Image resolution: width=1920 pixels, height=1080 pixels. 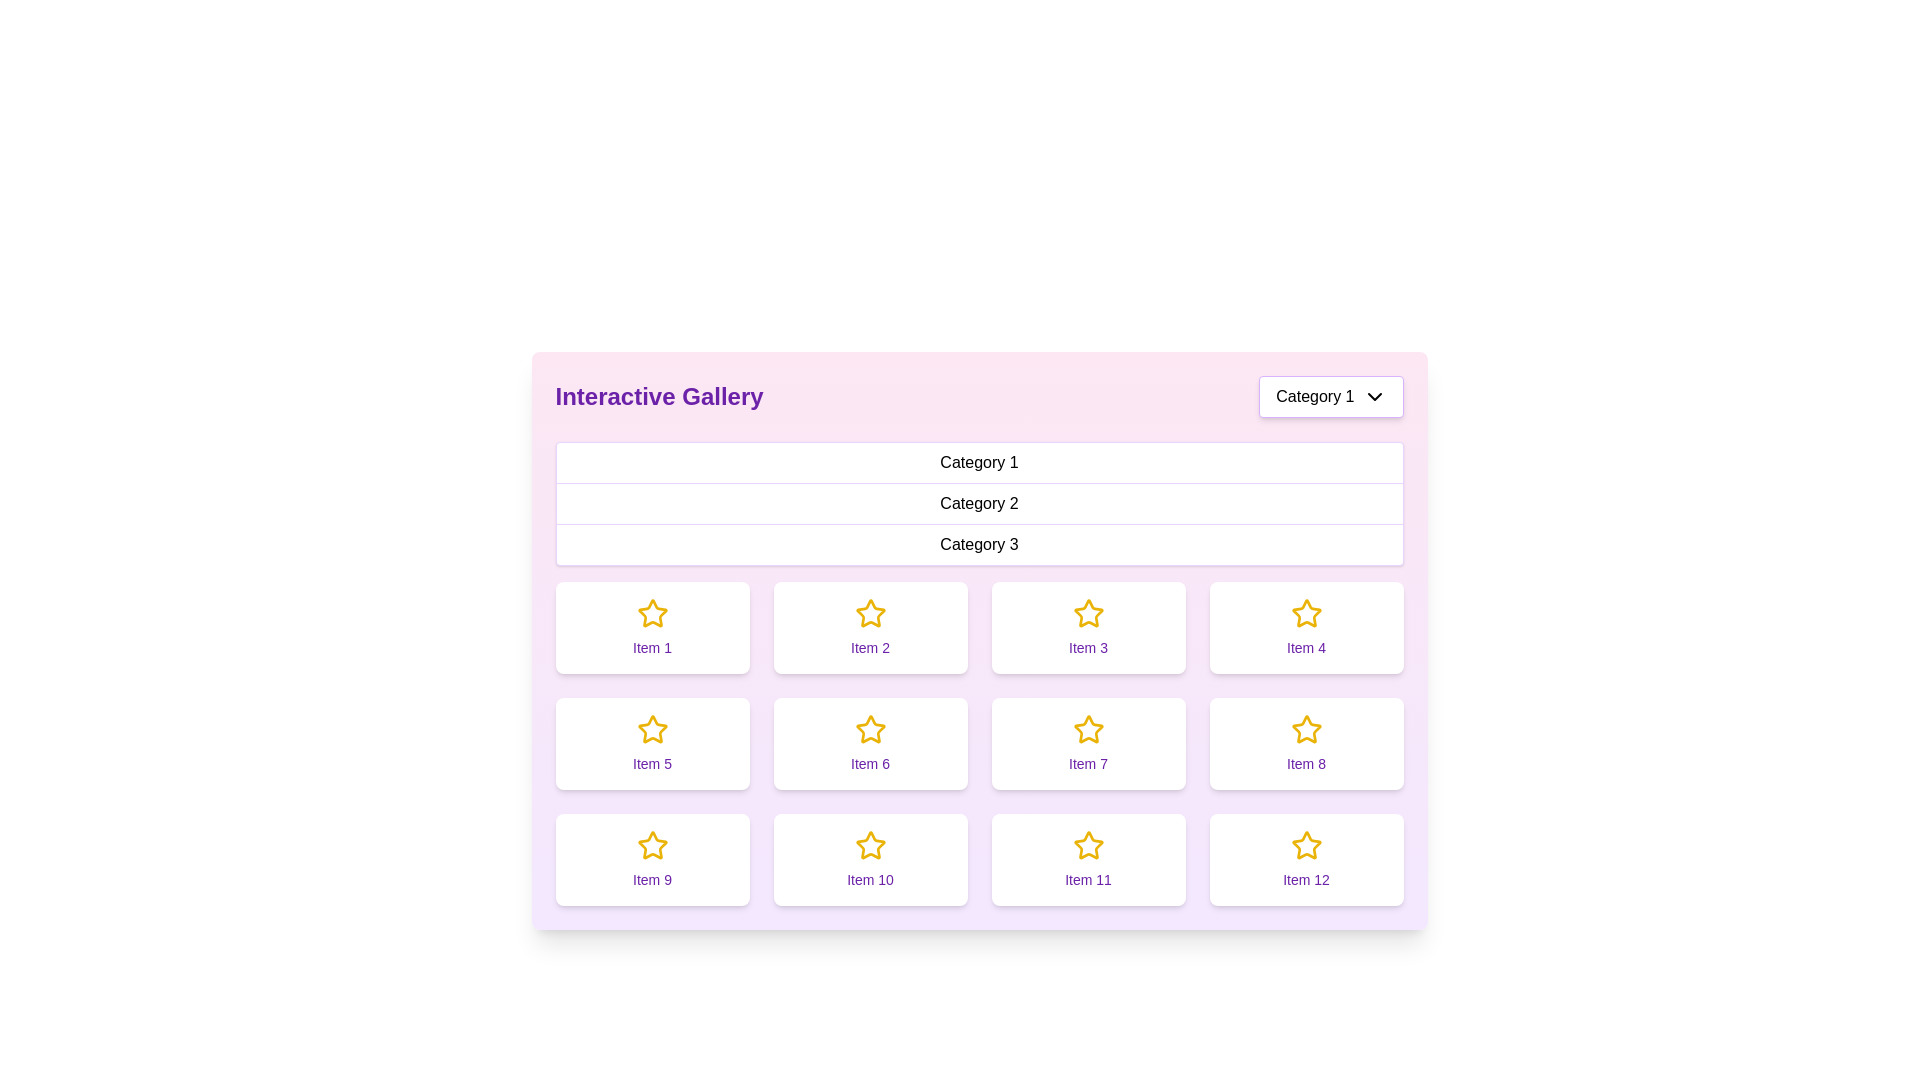 I want to click on the static text label displaying 'Item 8' in purple color, located in the second row and fourth column of the gallery interface, directly below the yellow star icon, so click(x=1306, y=763).